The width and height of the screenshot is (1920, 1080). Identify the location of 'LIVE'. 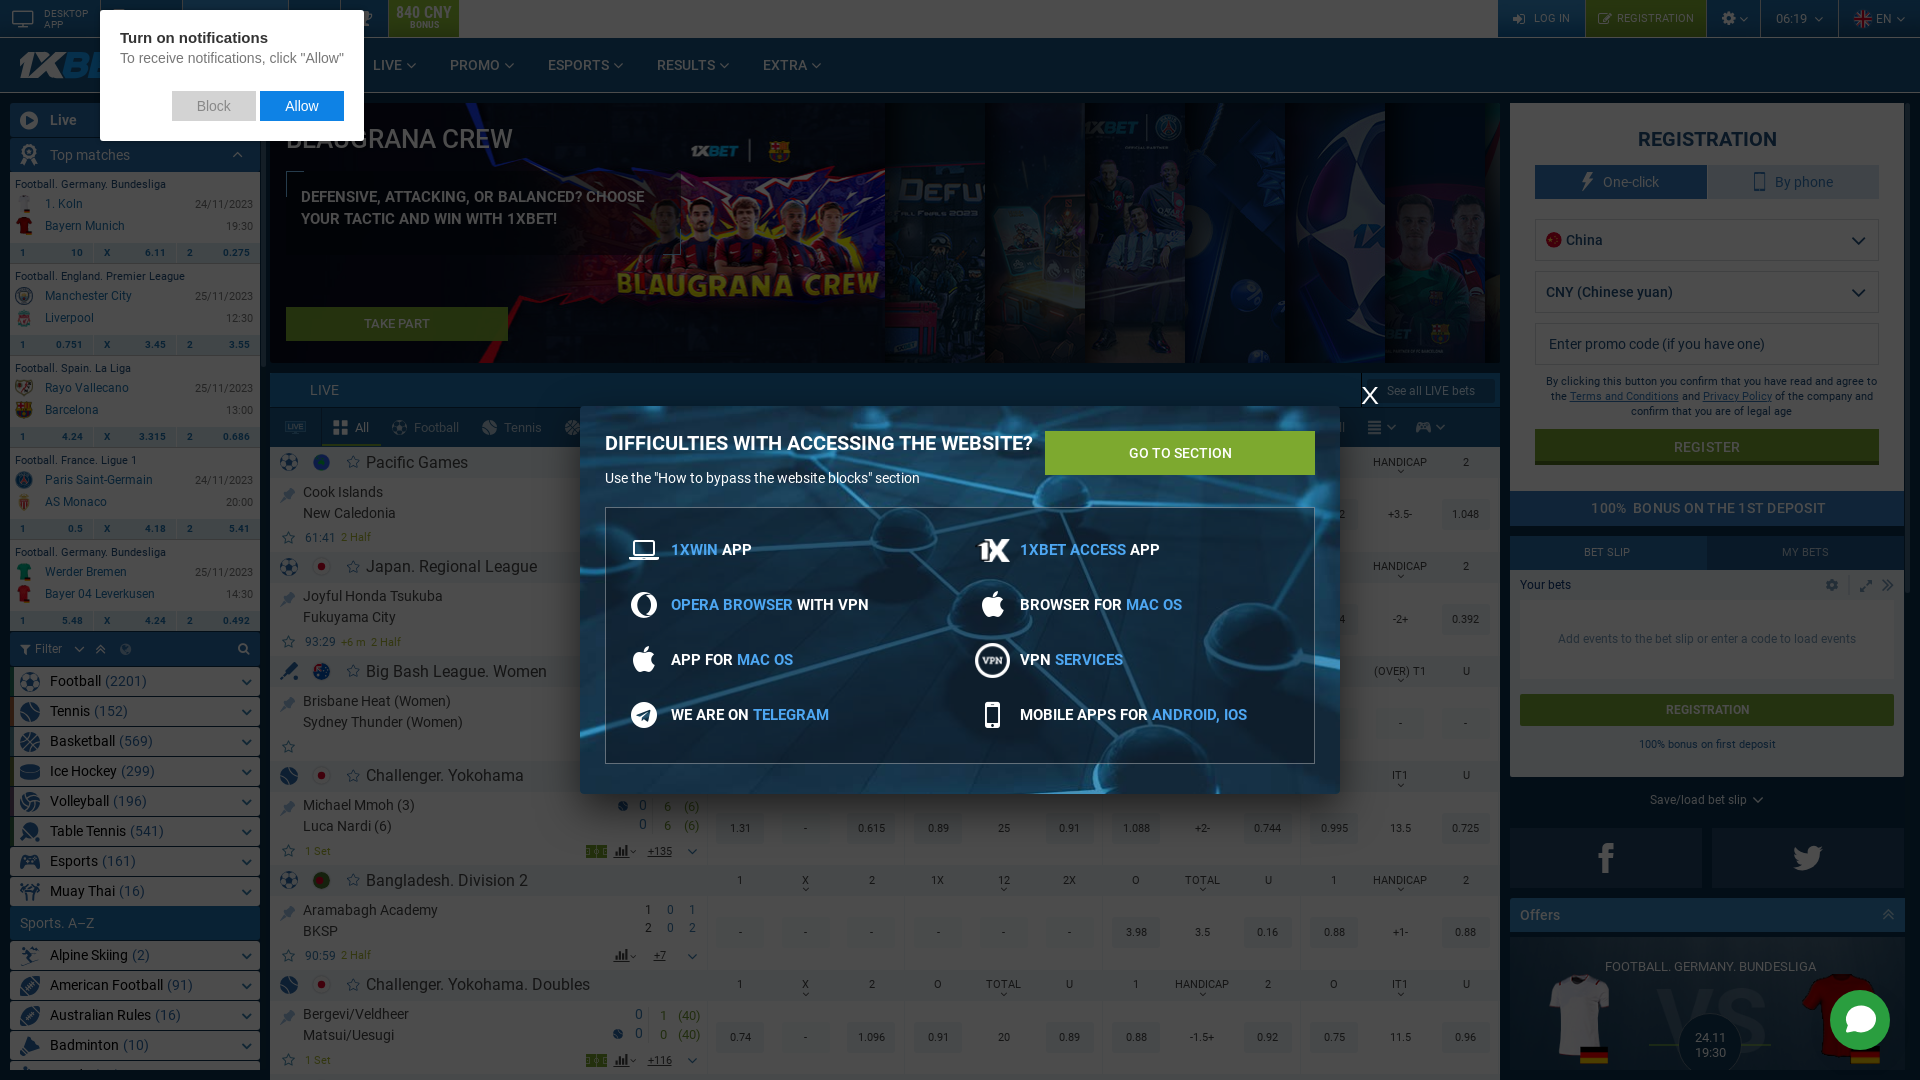
(395, 64).